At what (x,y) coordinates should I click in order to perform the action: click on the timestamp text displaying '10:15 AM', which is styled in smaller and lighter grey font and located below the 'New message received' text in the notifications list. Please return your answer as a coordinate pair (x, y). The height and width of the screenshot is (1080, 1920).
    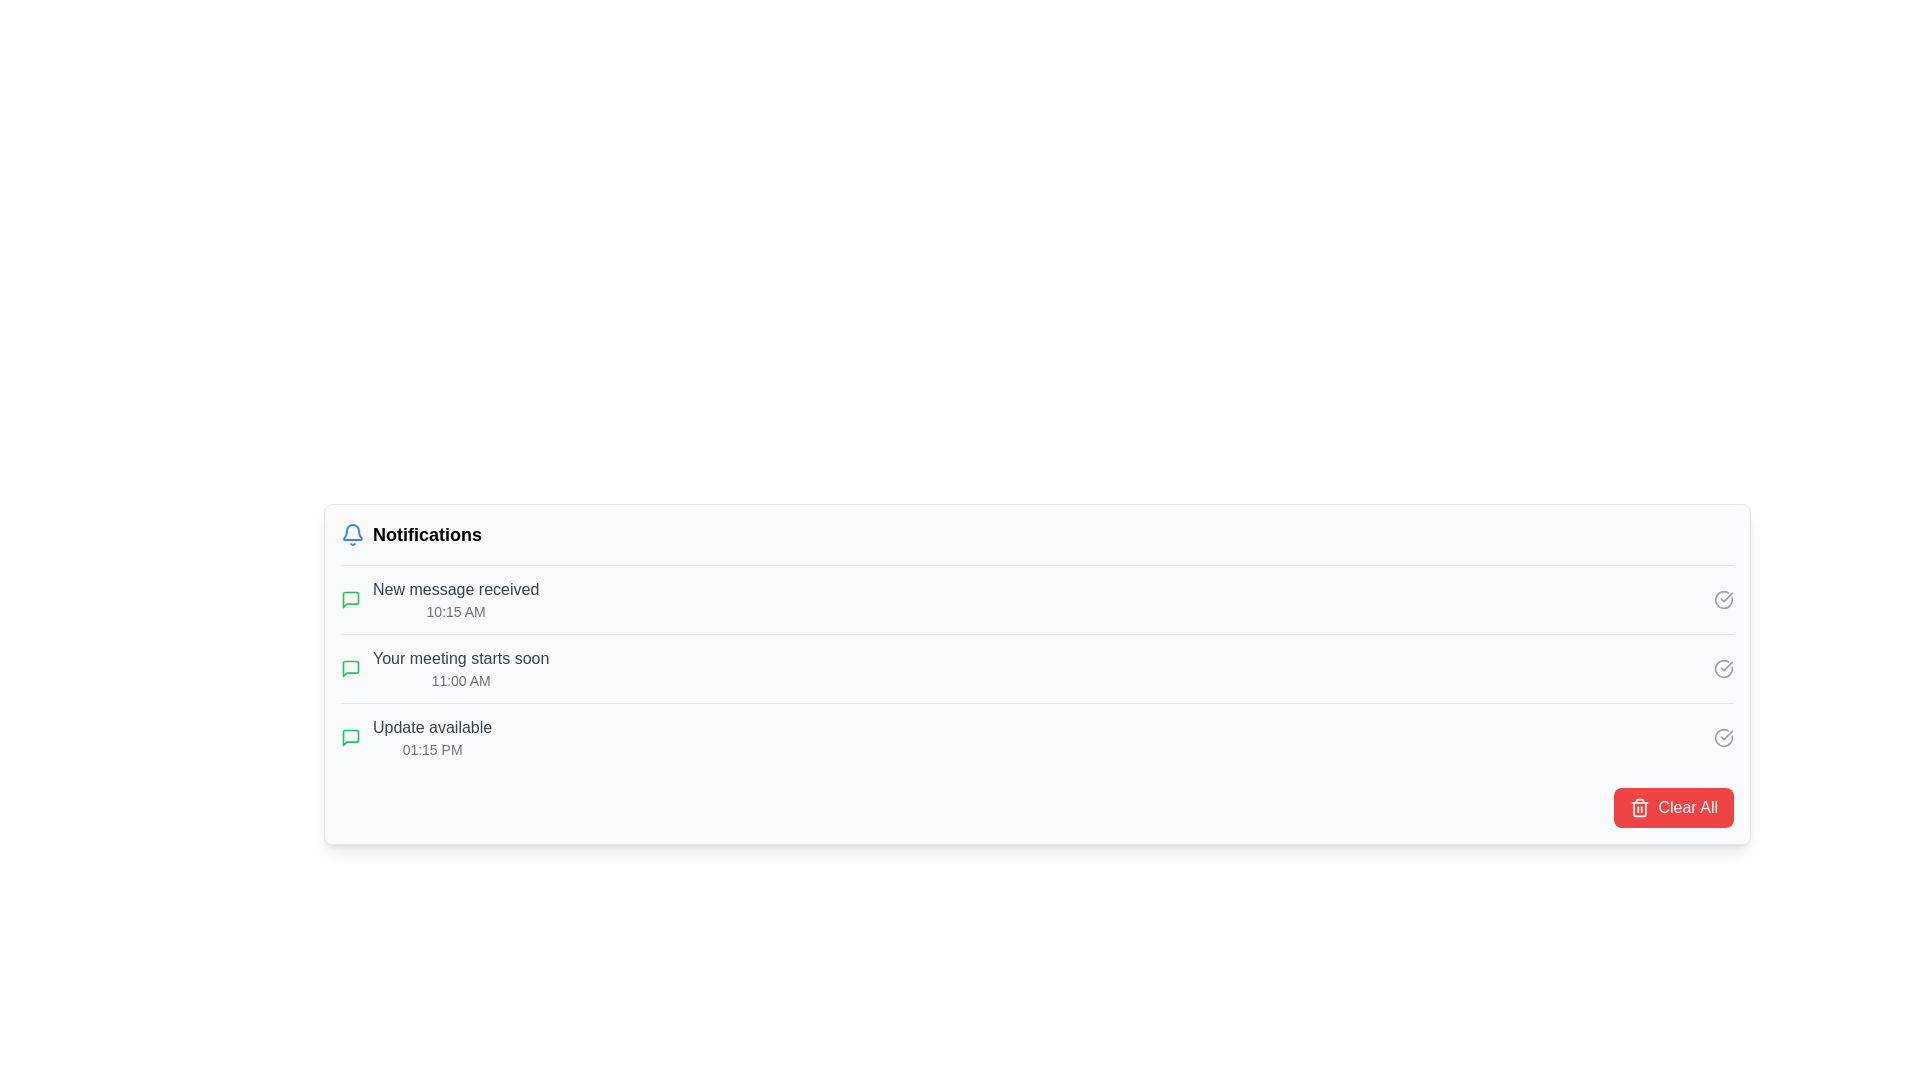
    Looking at the image, I should click on (455, 611).